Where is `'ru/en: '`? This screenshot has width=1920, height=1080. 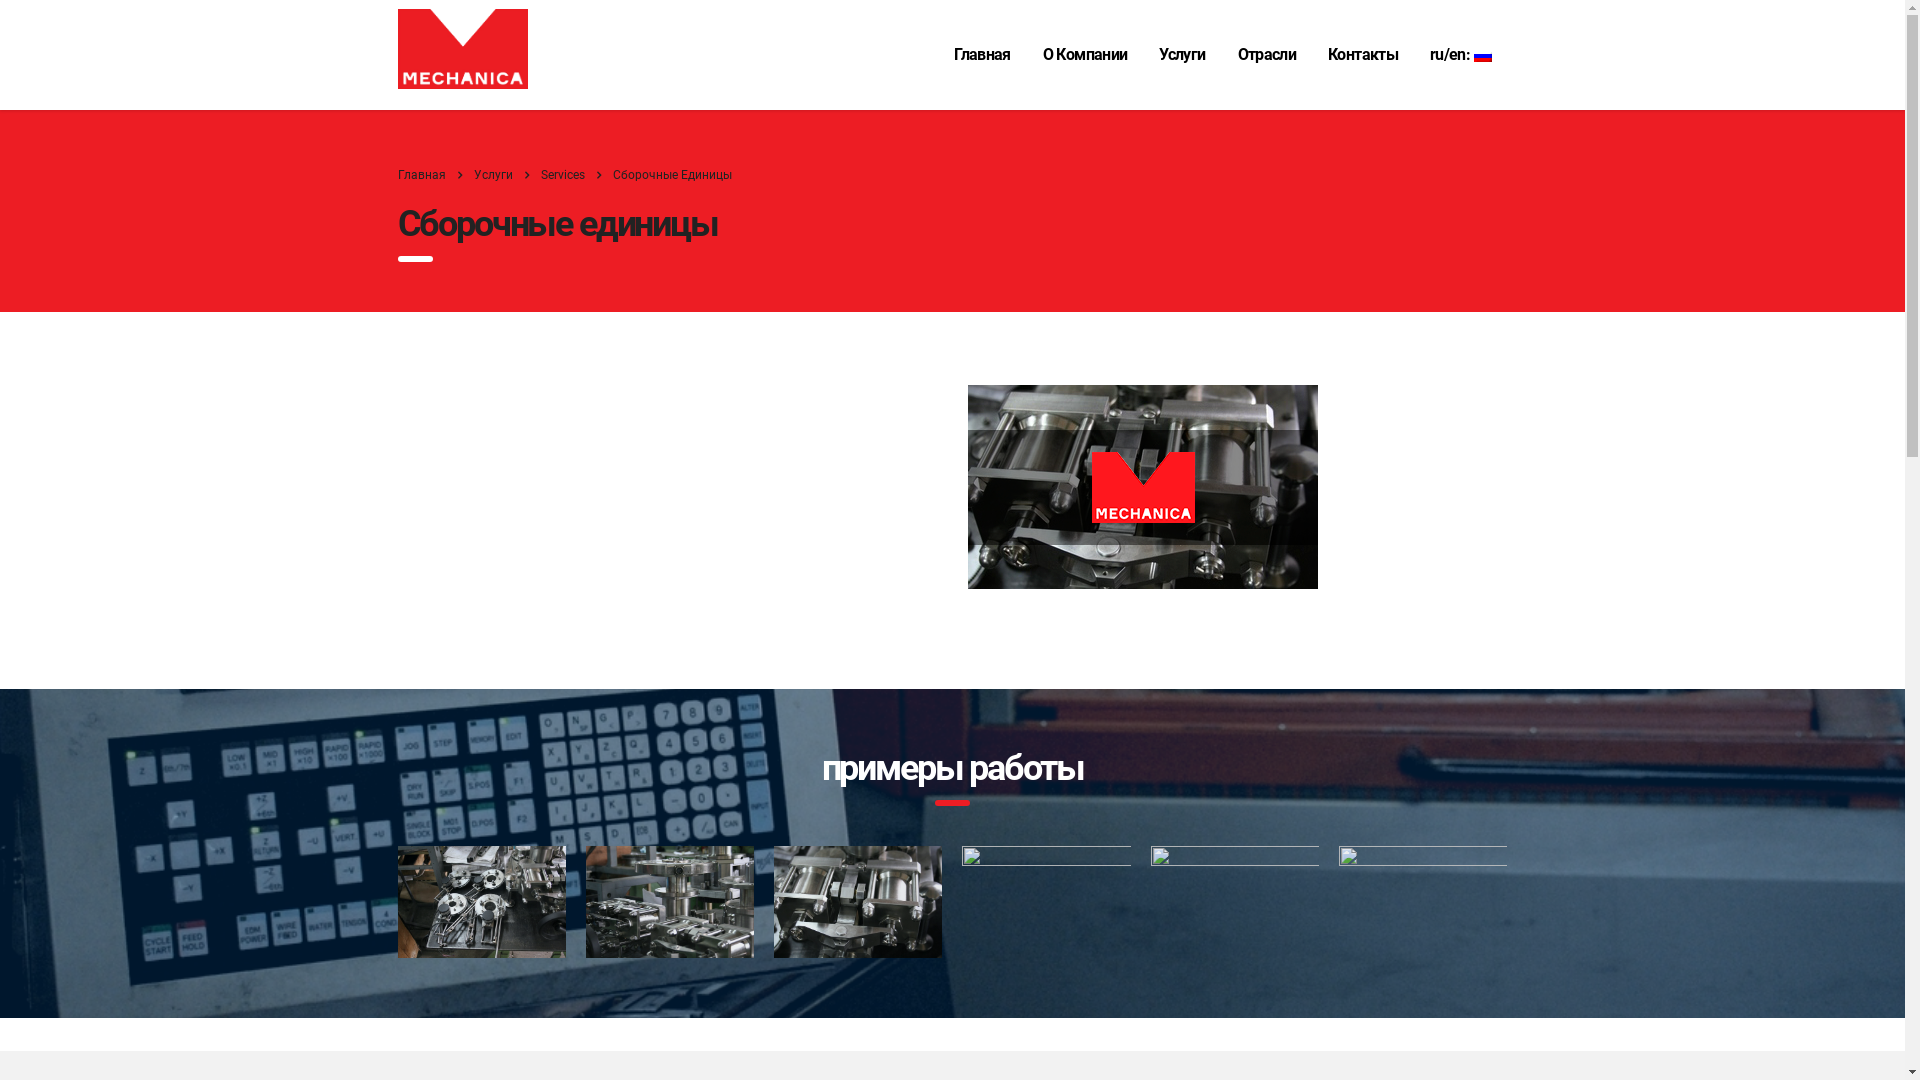
'ru/en: ' is located at coordinates (1460, 53).